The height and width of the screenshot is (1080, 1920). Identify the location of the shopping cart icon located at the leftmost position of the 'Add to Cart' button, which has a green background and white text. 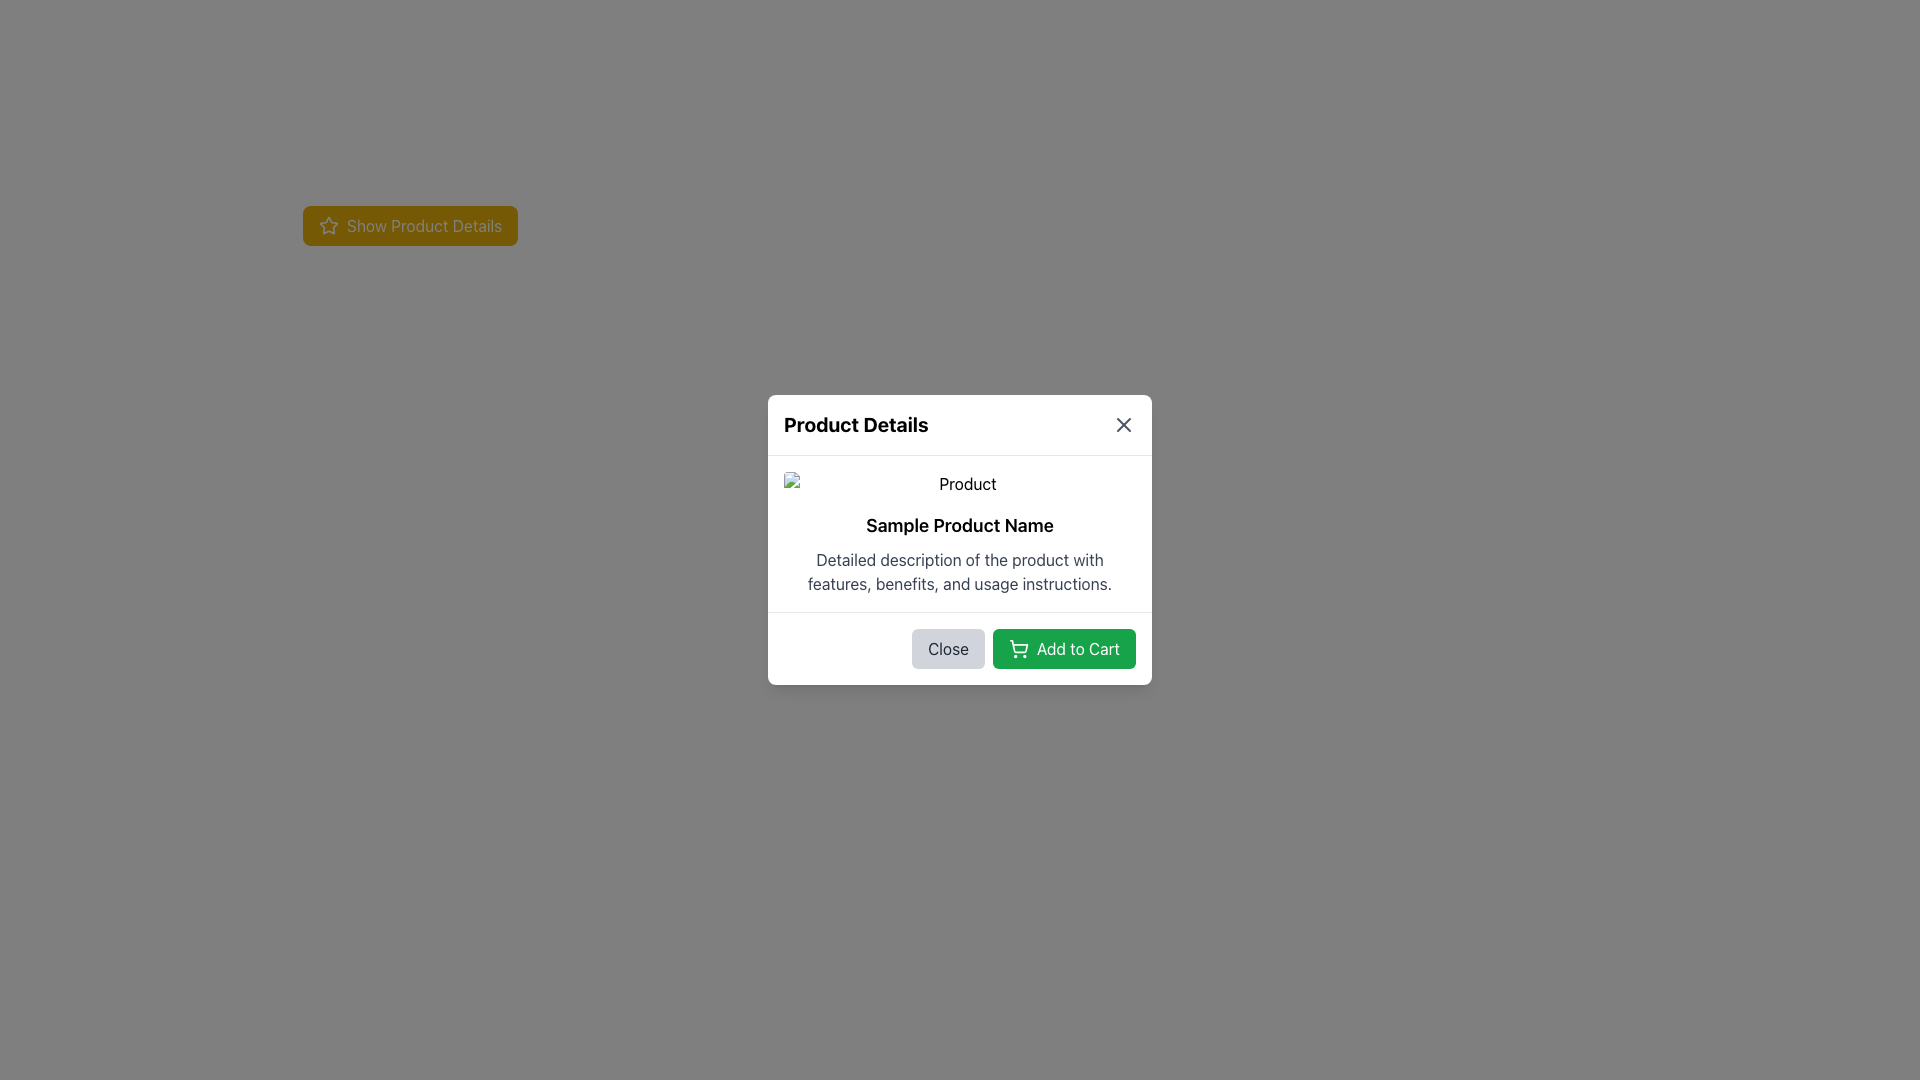
(1018, 648).